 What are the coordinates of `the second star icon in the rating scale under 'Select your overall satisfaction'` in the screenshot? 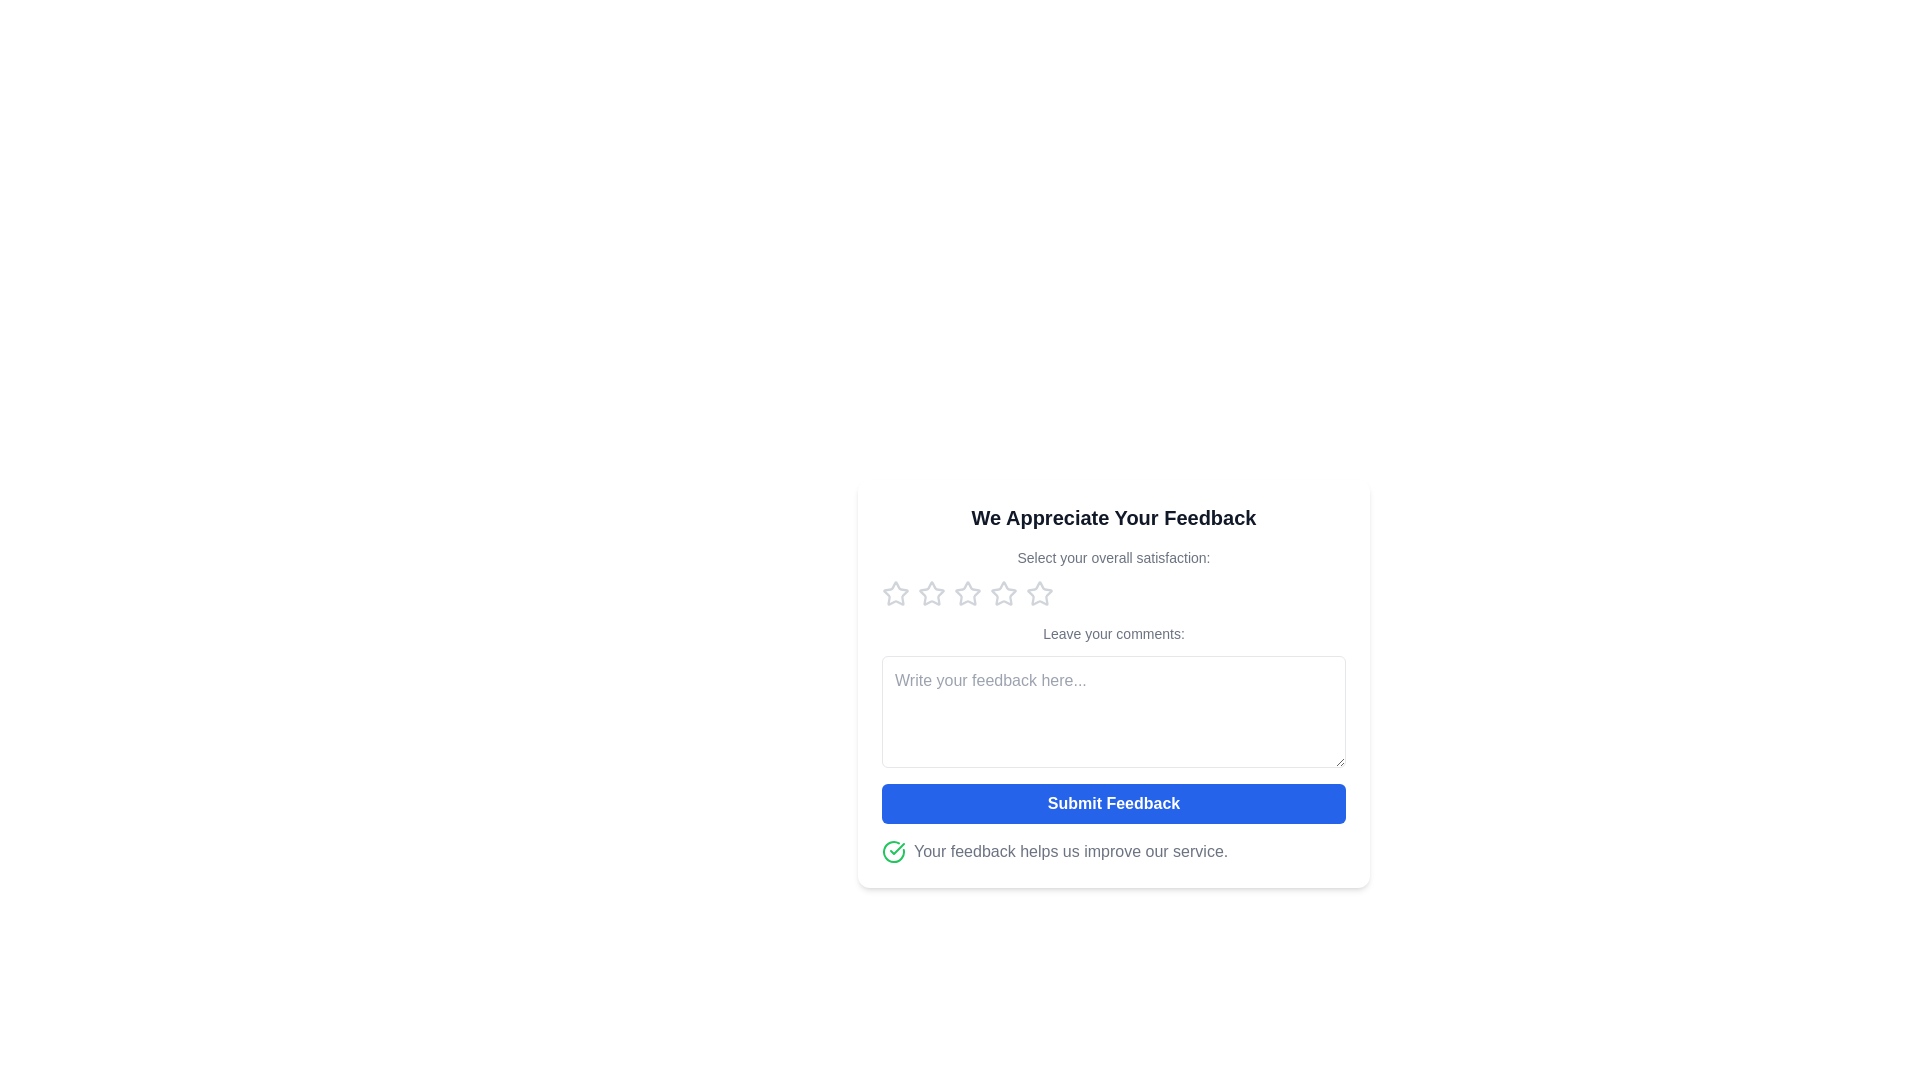 It's located at (968, 592).